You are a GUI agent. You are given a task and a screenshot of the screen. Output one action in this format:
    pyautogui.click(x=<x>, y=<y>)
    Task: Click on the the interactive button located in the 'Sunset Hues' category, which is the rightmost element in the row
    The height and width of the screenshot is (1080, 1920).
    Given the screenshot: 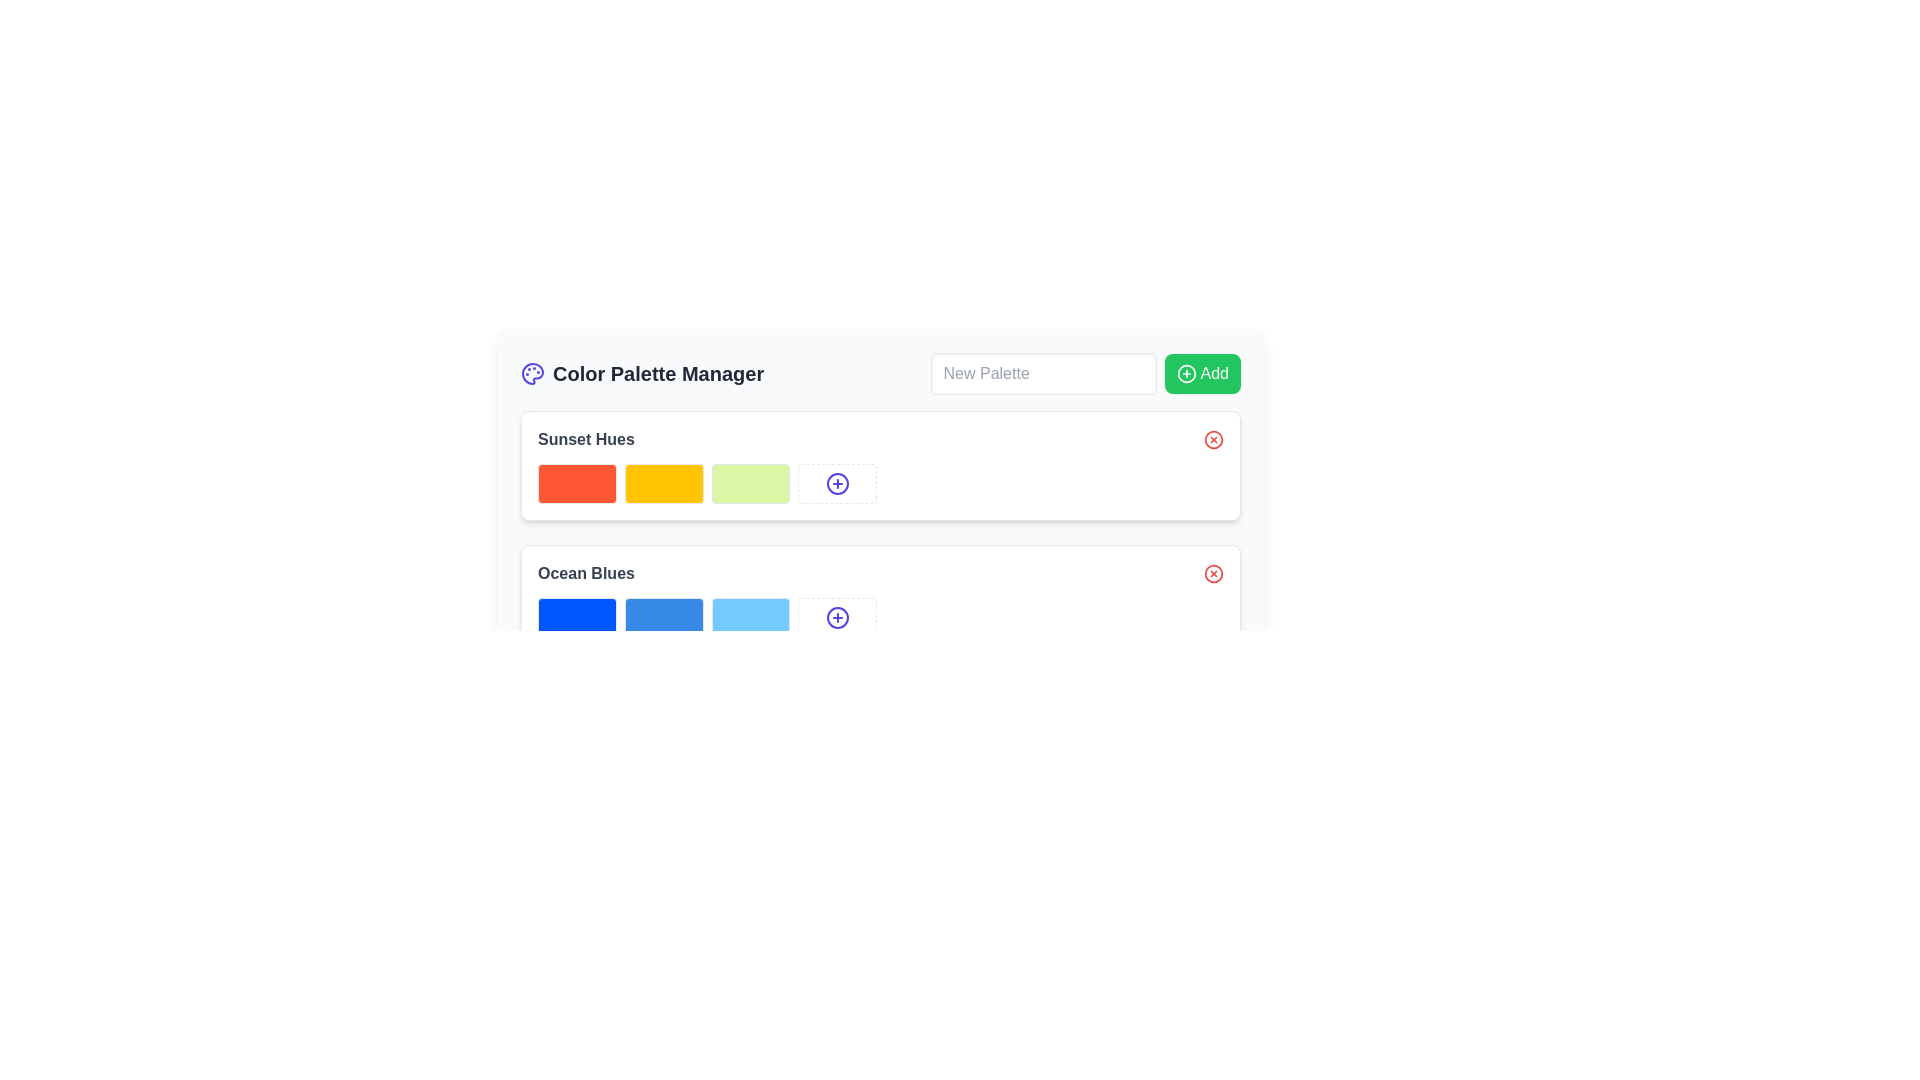 What is the action you would take?
    pyautogui.click(x=837, y=616)
    